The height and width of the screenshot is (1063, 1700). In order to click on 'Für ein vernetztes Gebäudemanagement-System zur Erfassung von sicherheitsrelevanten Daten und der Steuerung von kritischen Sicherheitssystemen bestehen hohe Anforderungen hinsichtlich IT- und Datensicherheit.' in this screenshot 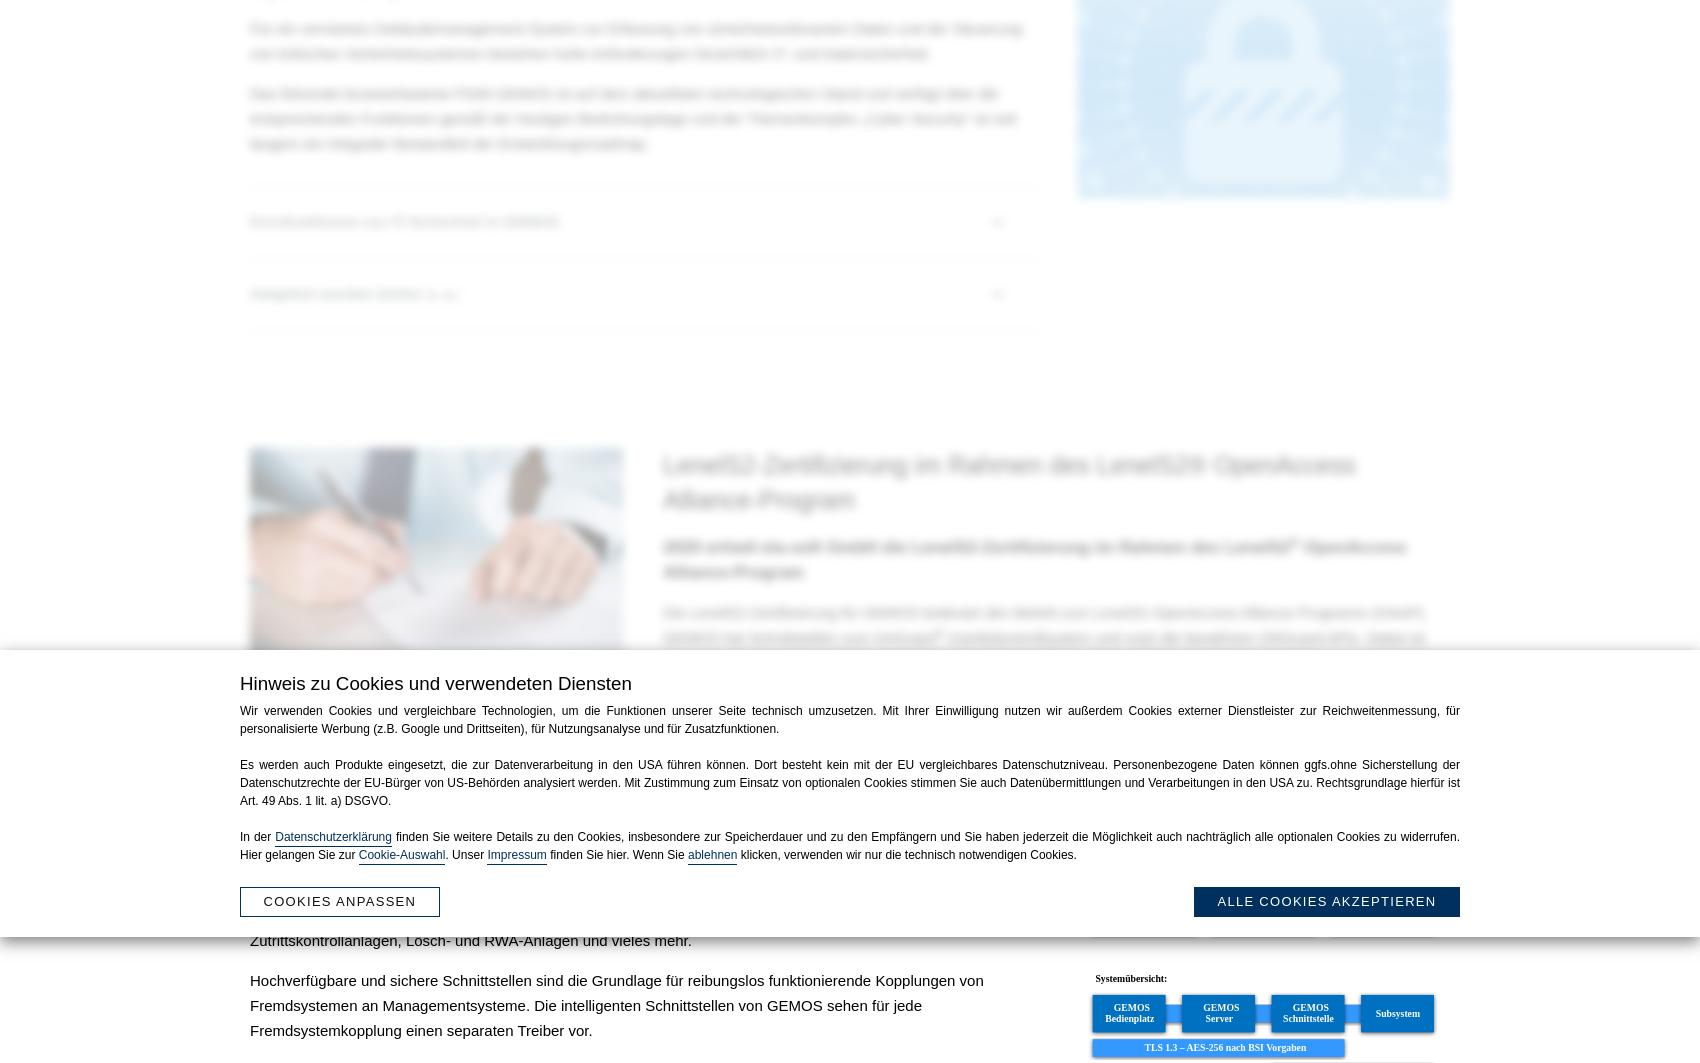, I will do `click(634, 39)`.